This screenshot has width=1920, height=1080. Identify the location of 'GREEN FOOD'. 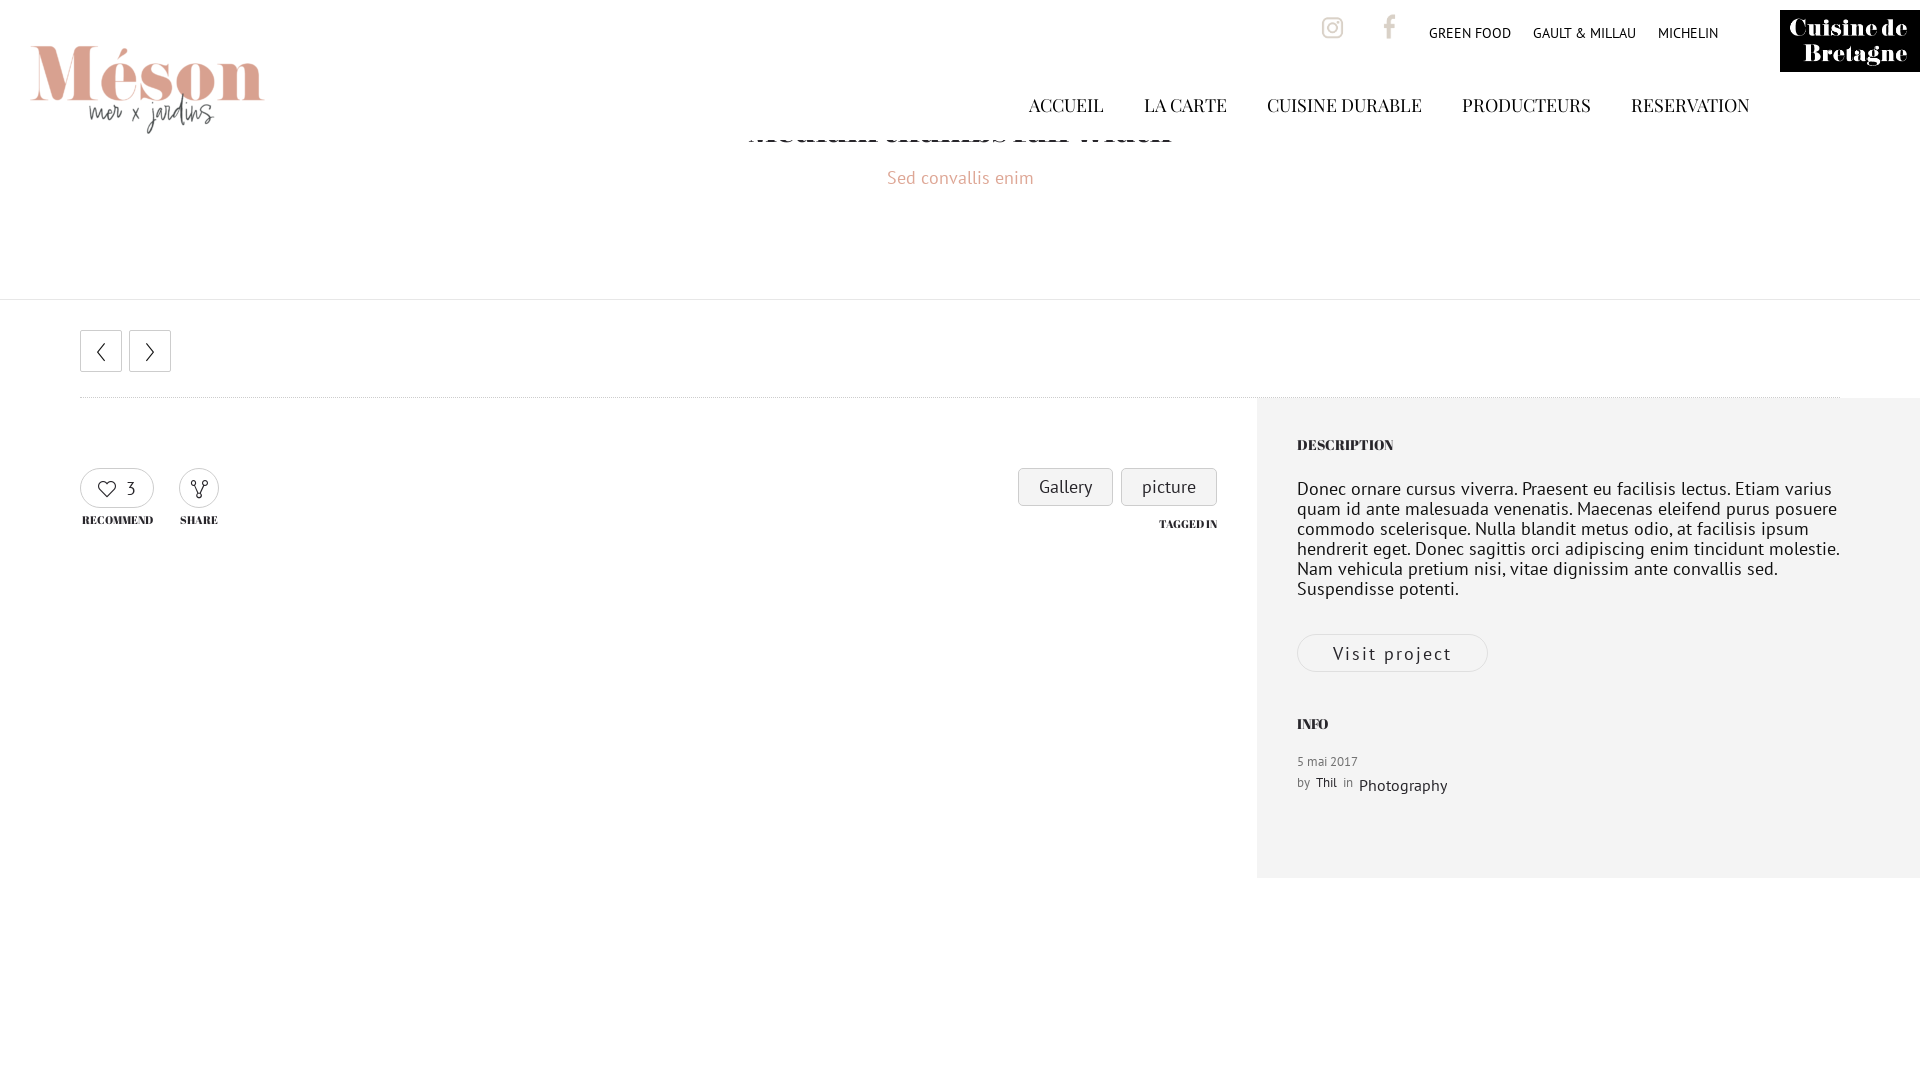
(1469, 33).